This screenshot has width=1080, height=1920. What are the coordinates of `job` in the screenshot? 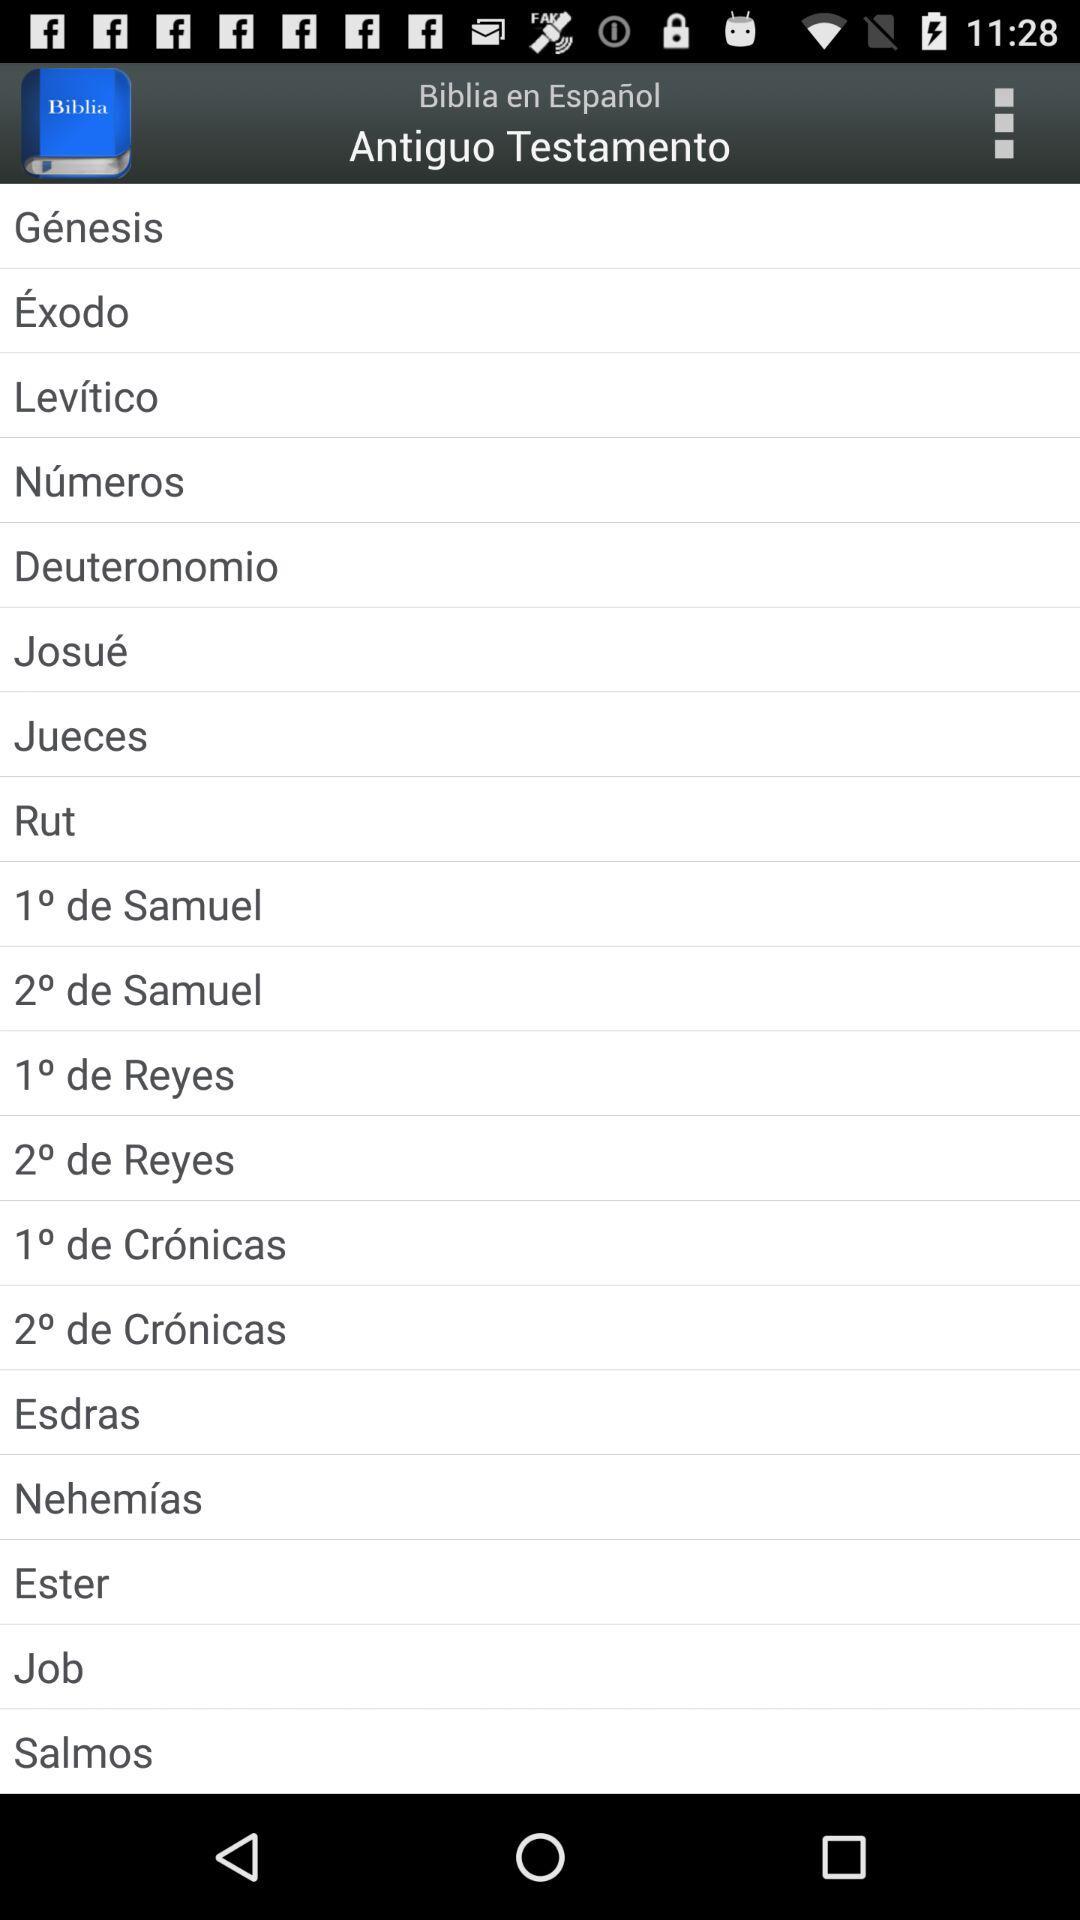 It's located at (540, 1666).